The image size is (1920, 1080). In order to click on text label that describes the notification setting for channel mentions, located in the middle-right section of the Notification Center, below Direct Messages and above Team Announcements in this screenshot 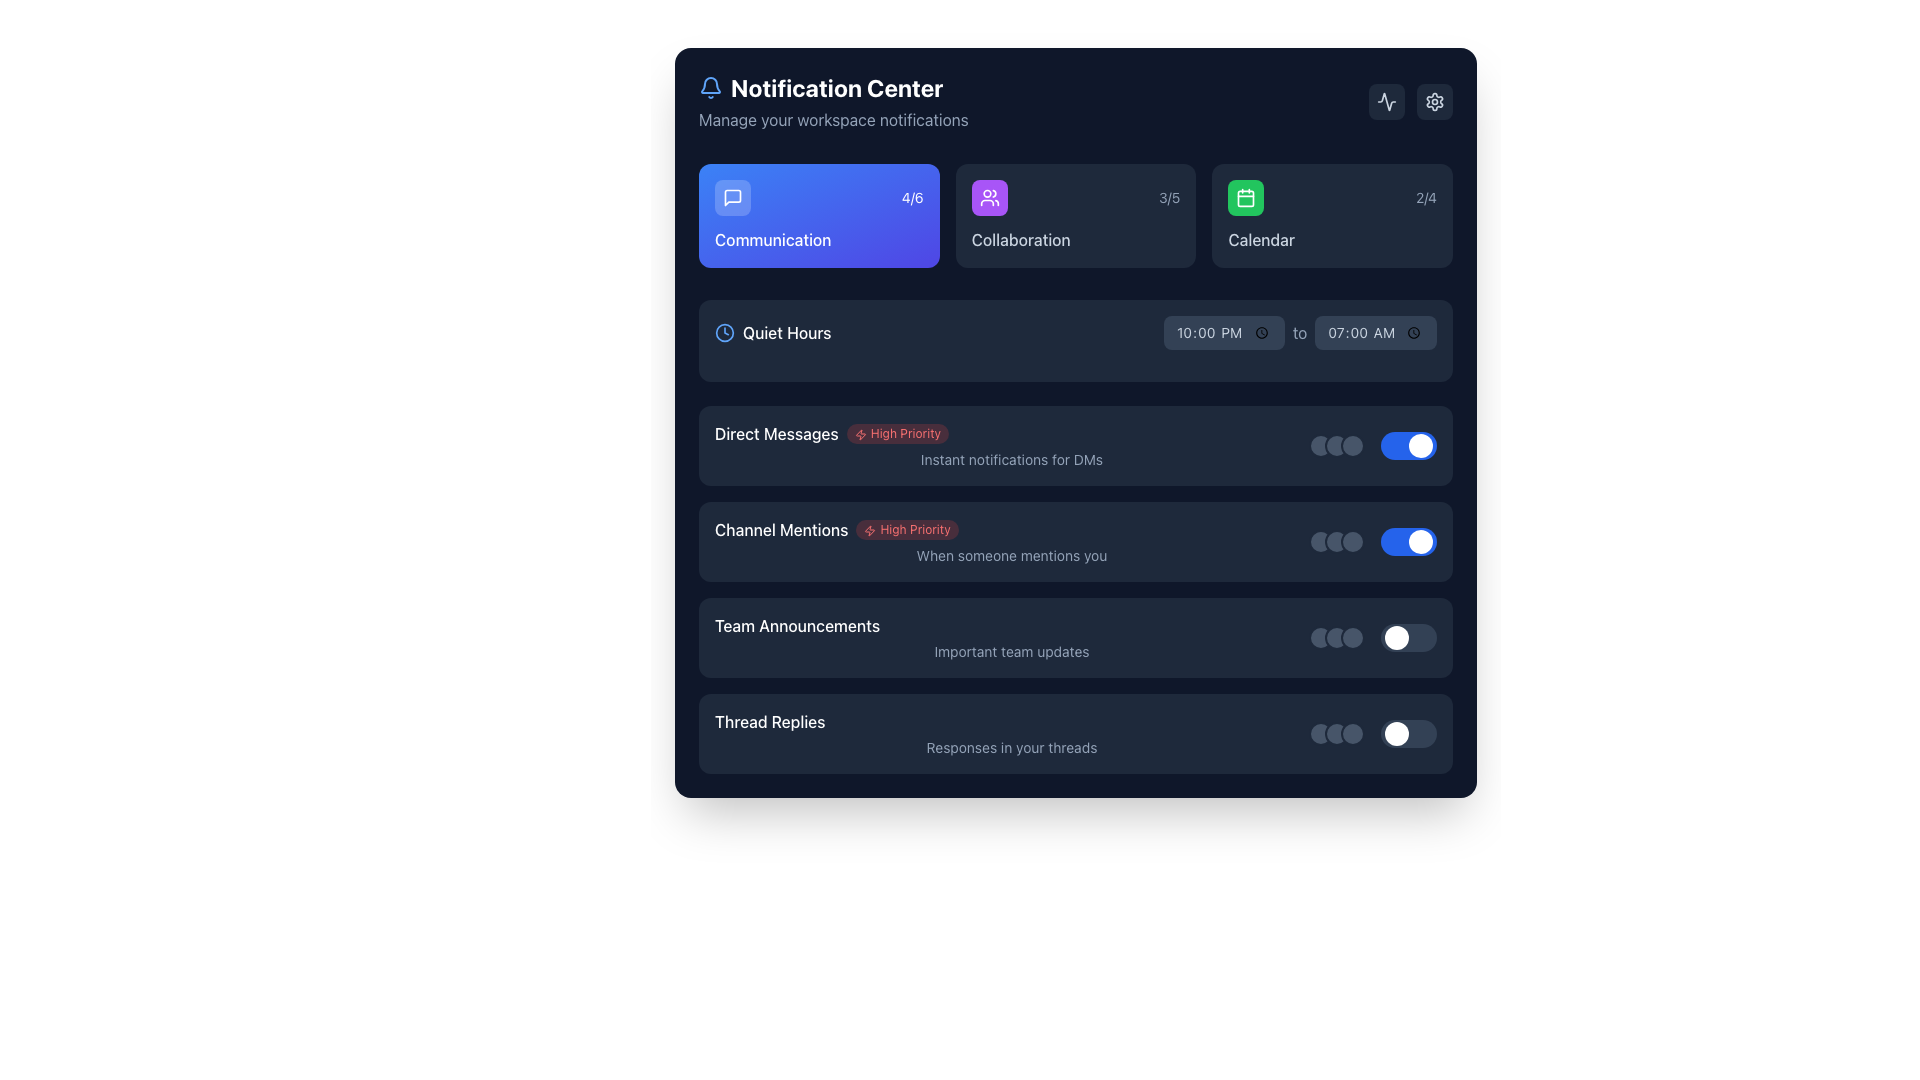, I will do `click(1012, 542)`.